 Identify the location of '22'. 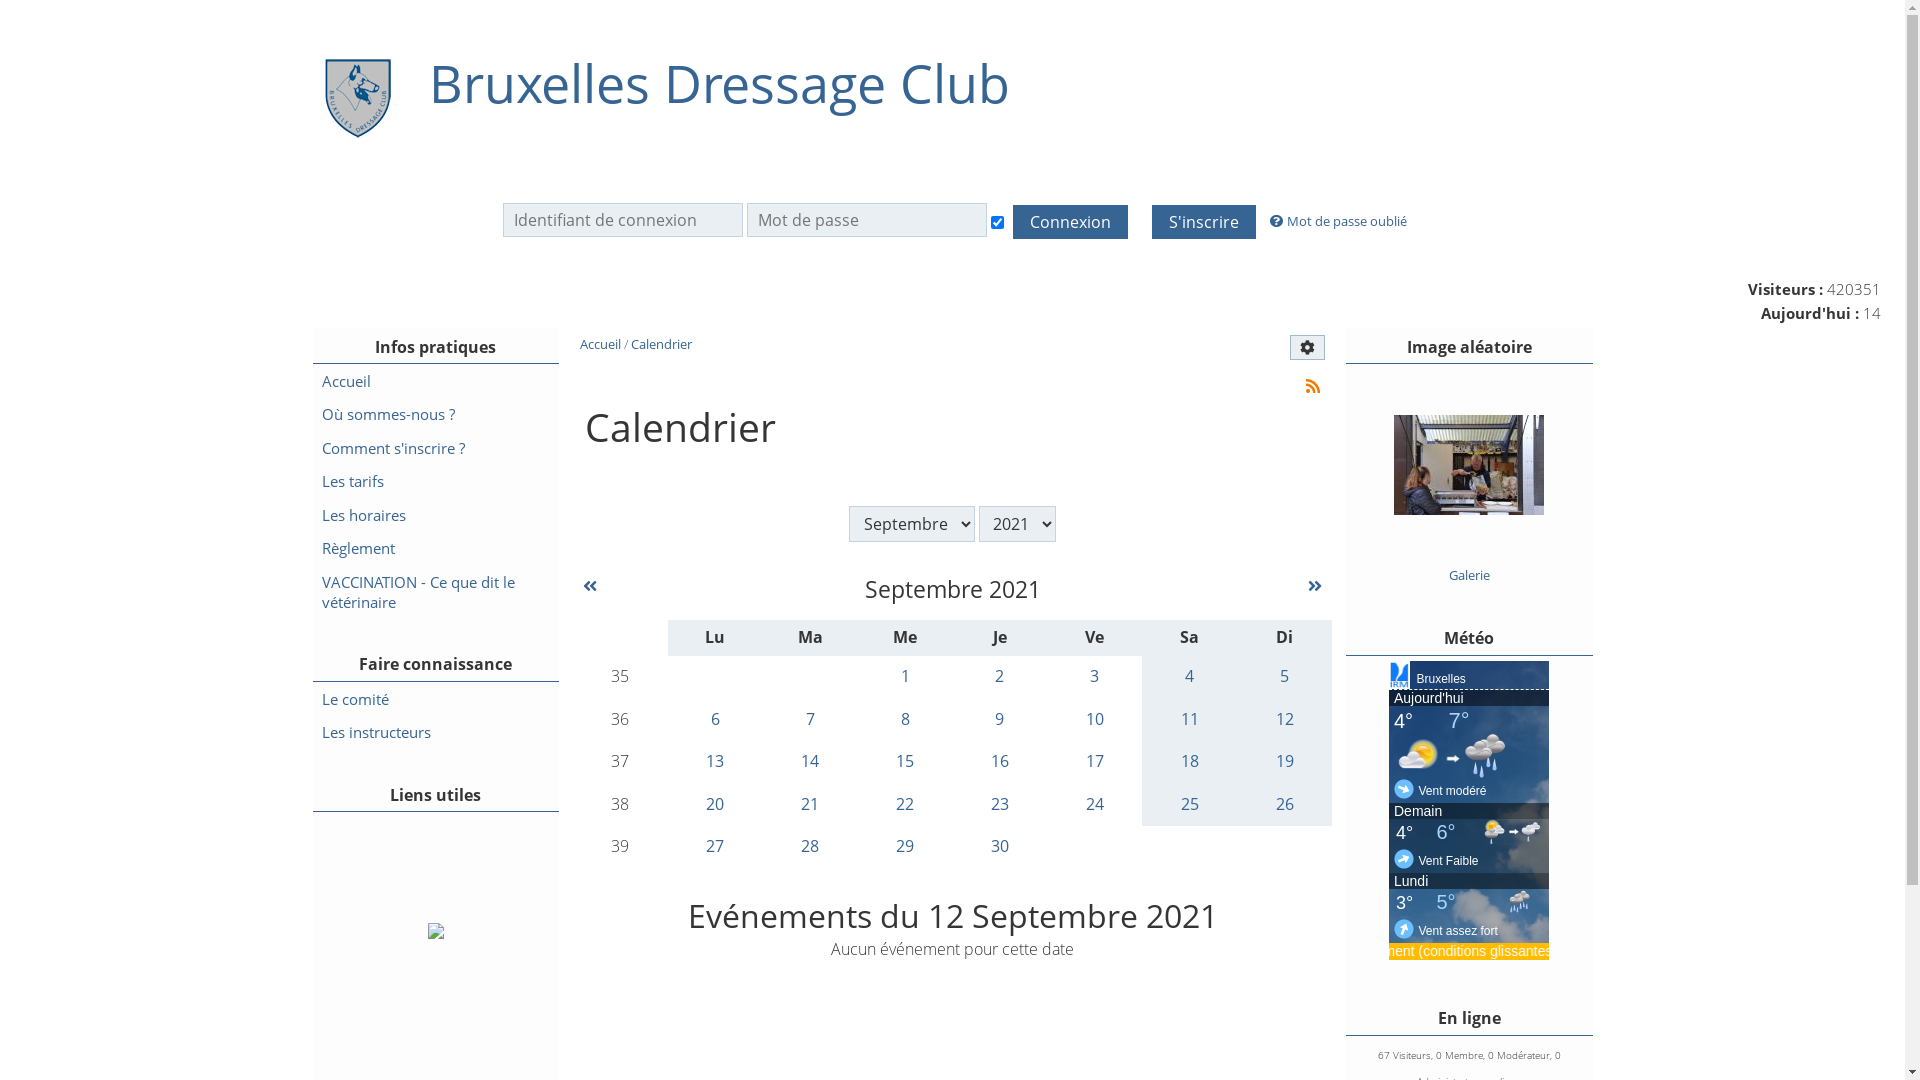
(904, 803).